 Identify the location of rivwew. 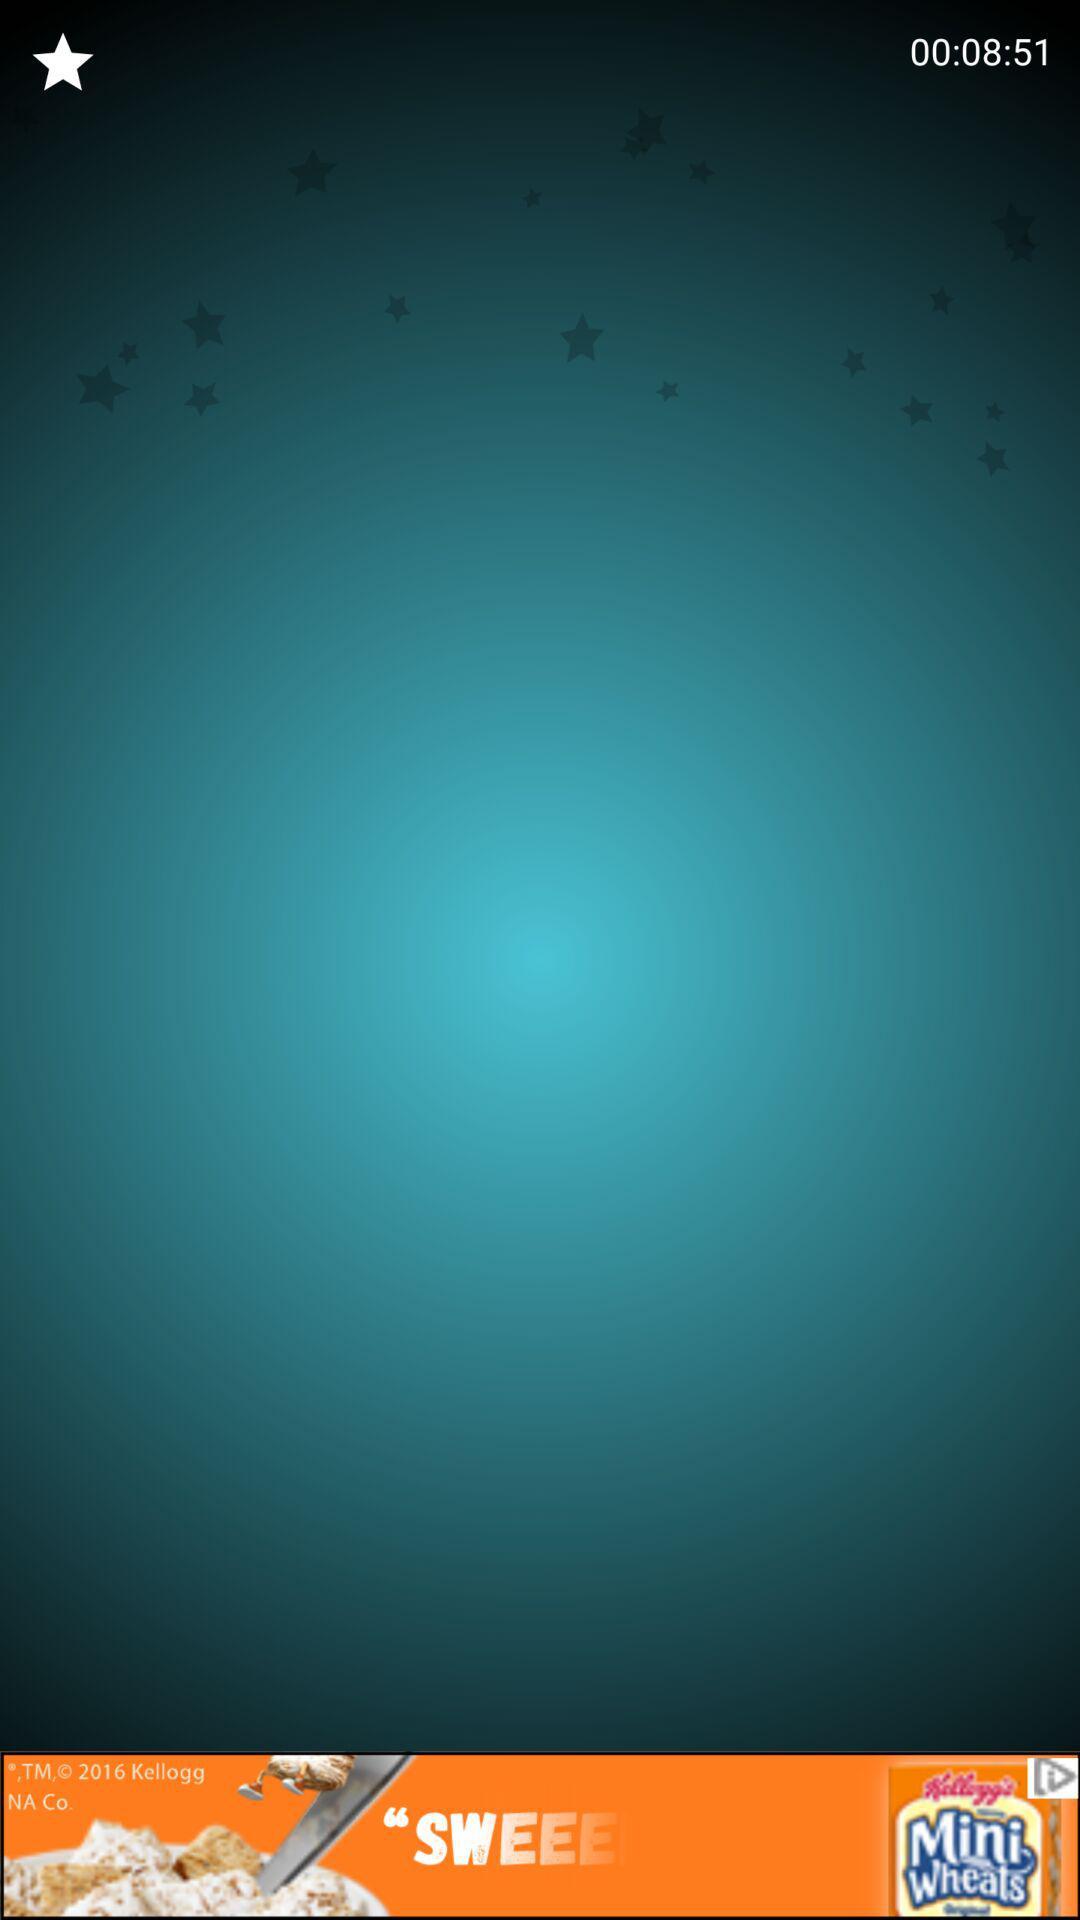
(61, 62).